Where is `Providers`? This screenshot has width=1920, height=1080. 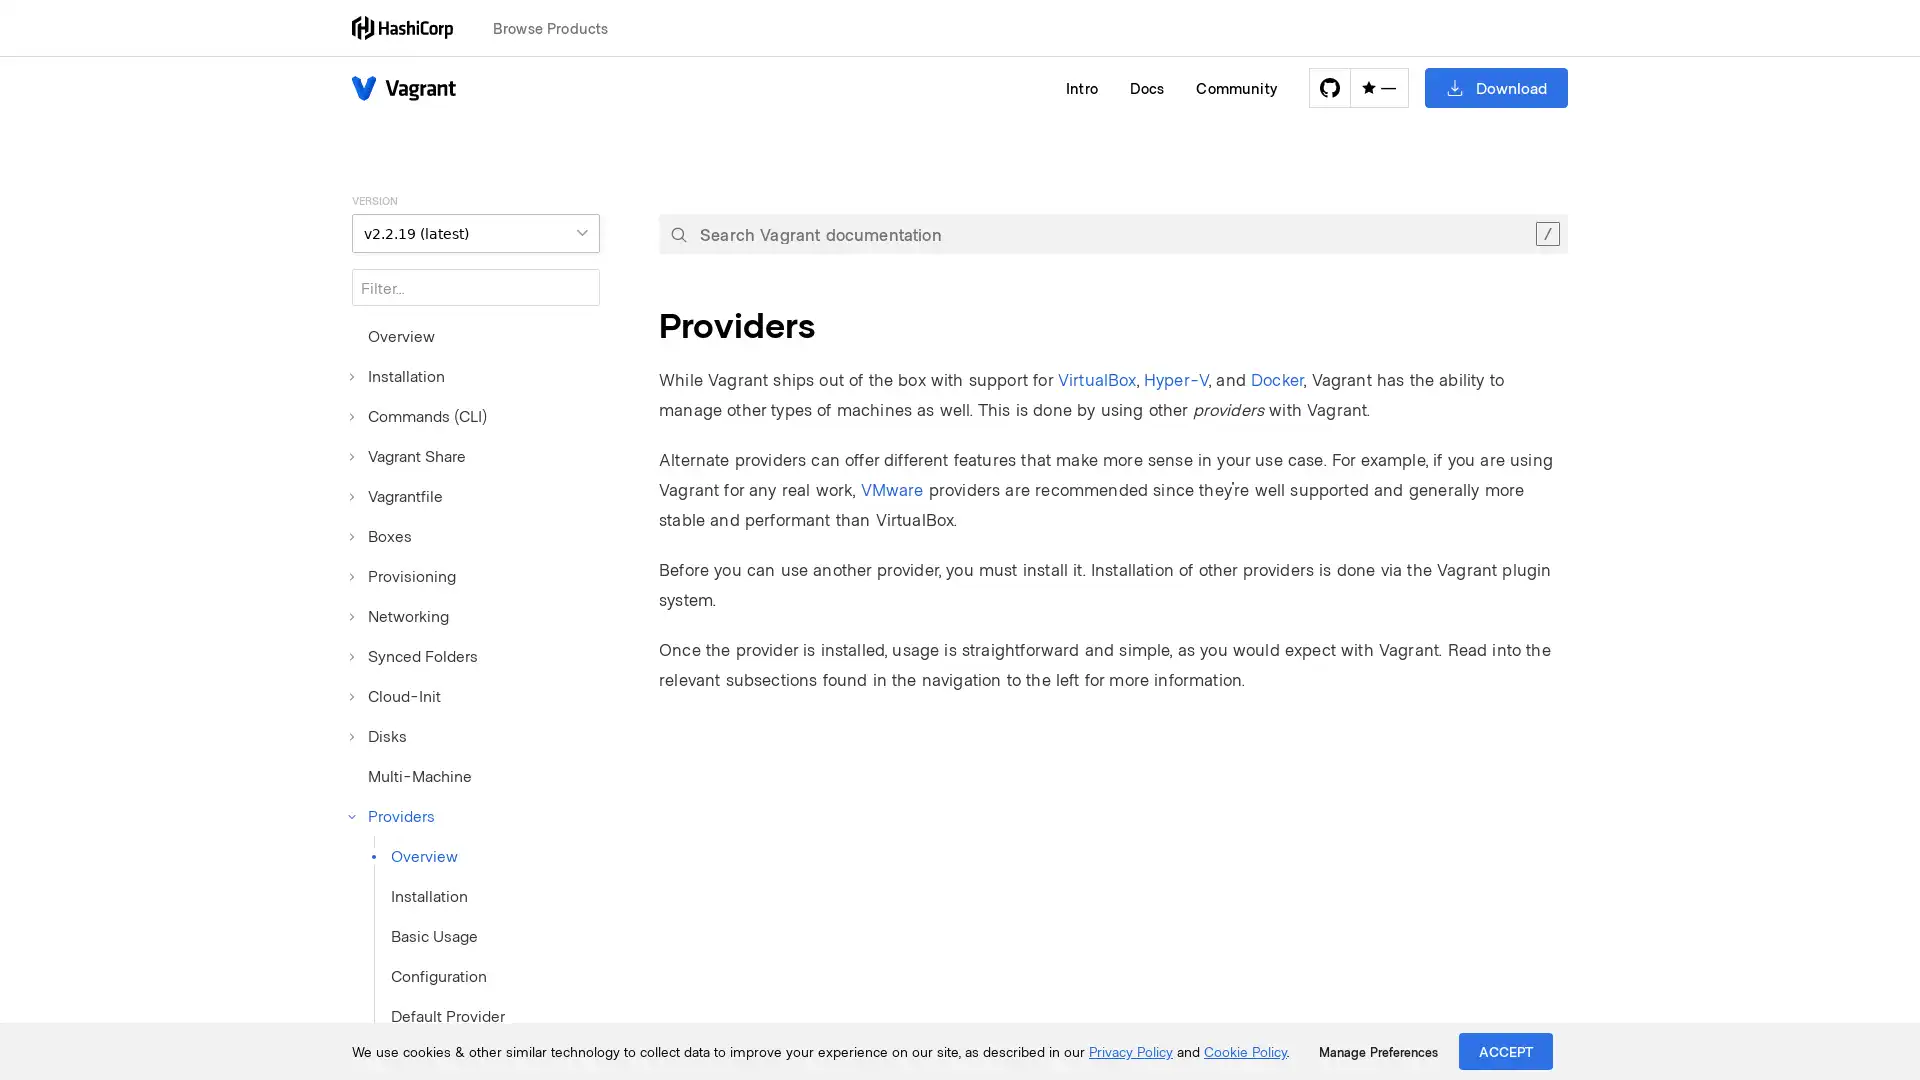 Providers is located at coordinates (393, 816).